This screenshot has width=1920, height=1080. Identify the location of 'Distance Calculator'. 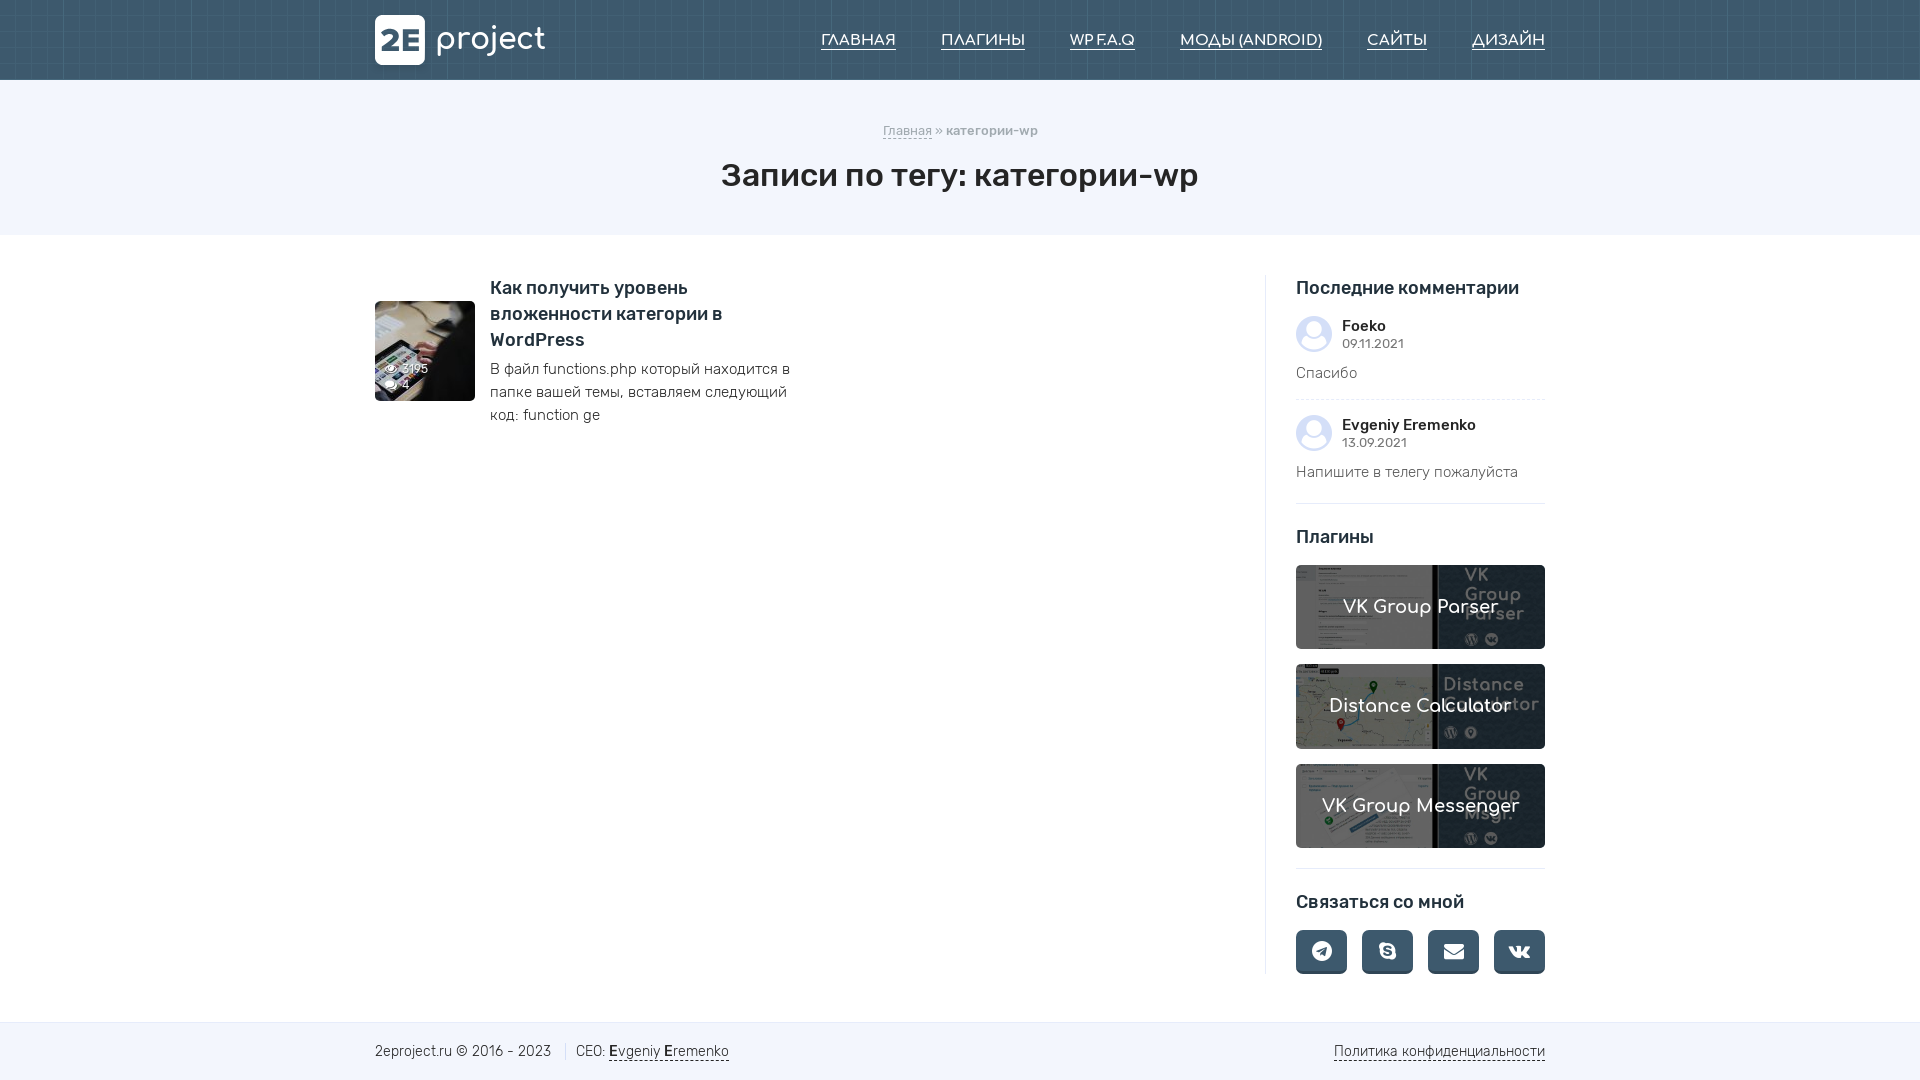
(1419, 704).